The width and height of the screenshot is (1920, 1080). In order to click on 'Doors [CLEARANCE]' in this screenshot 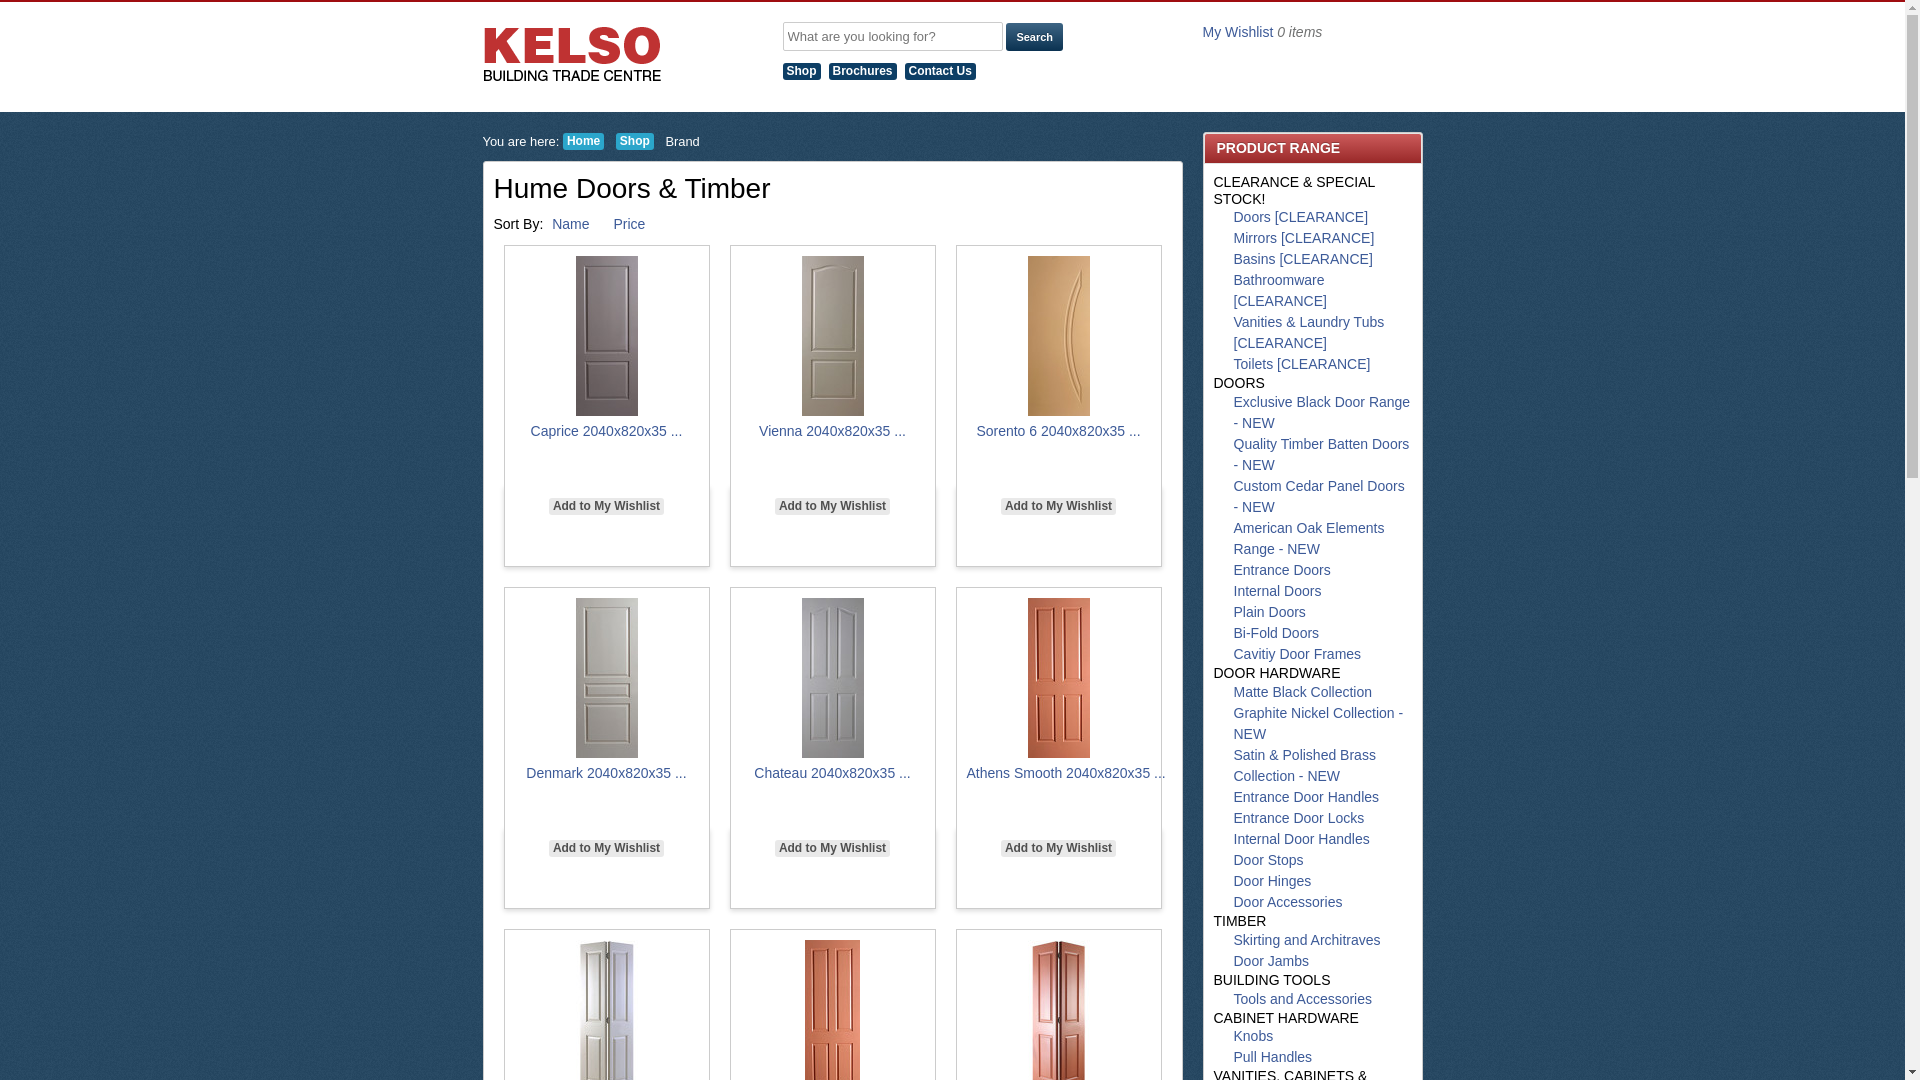, I will do `click(1301, 216)`.